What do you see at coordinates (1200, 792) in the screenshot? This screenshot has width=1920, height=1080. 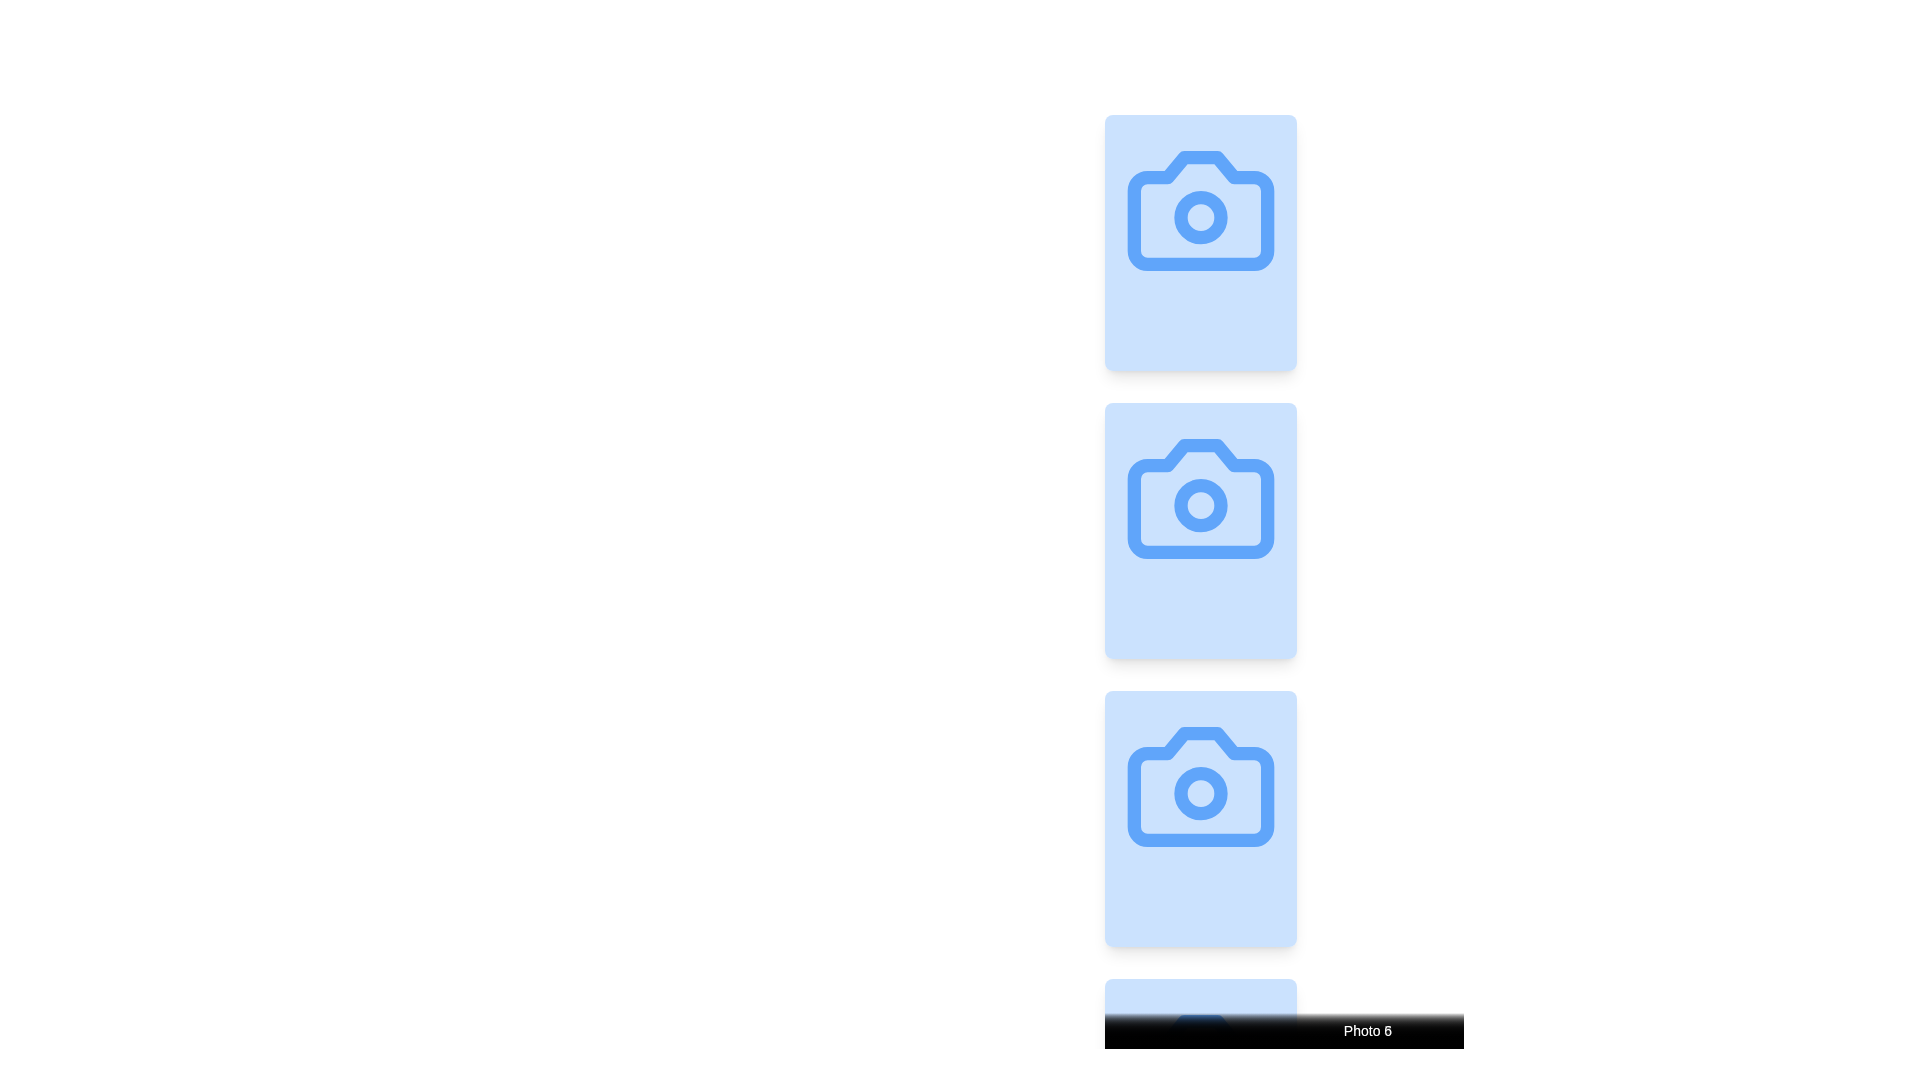 I see `the SVG circle element that visually represents the lens of a camera icon, which is the third in a vertical sequence of camera icons` at bounding box center [1200, 792].